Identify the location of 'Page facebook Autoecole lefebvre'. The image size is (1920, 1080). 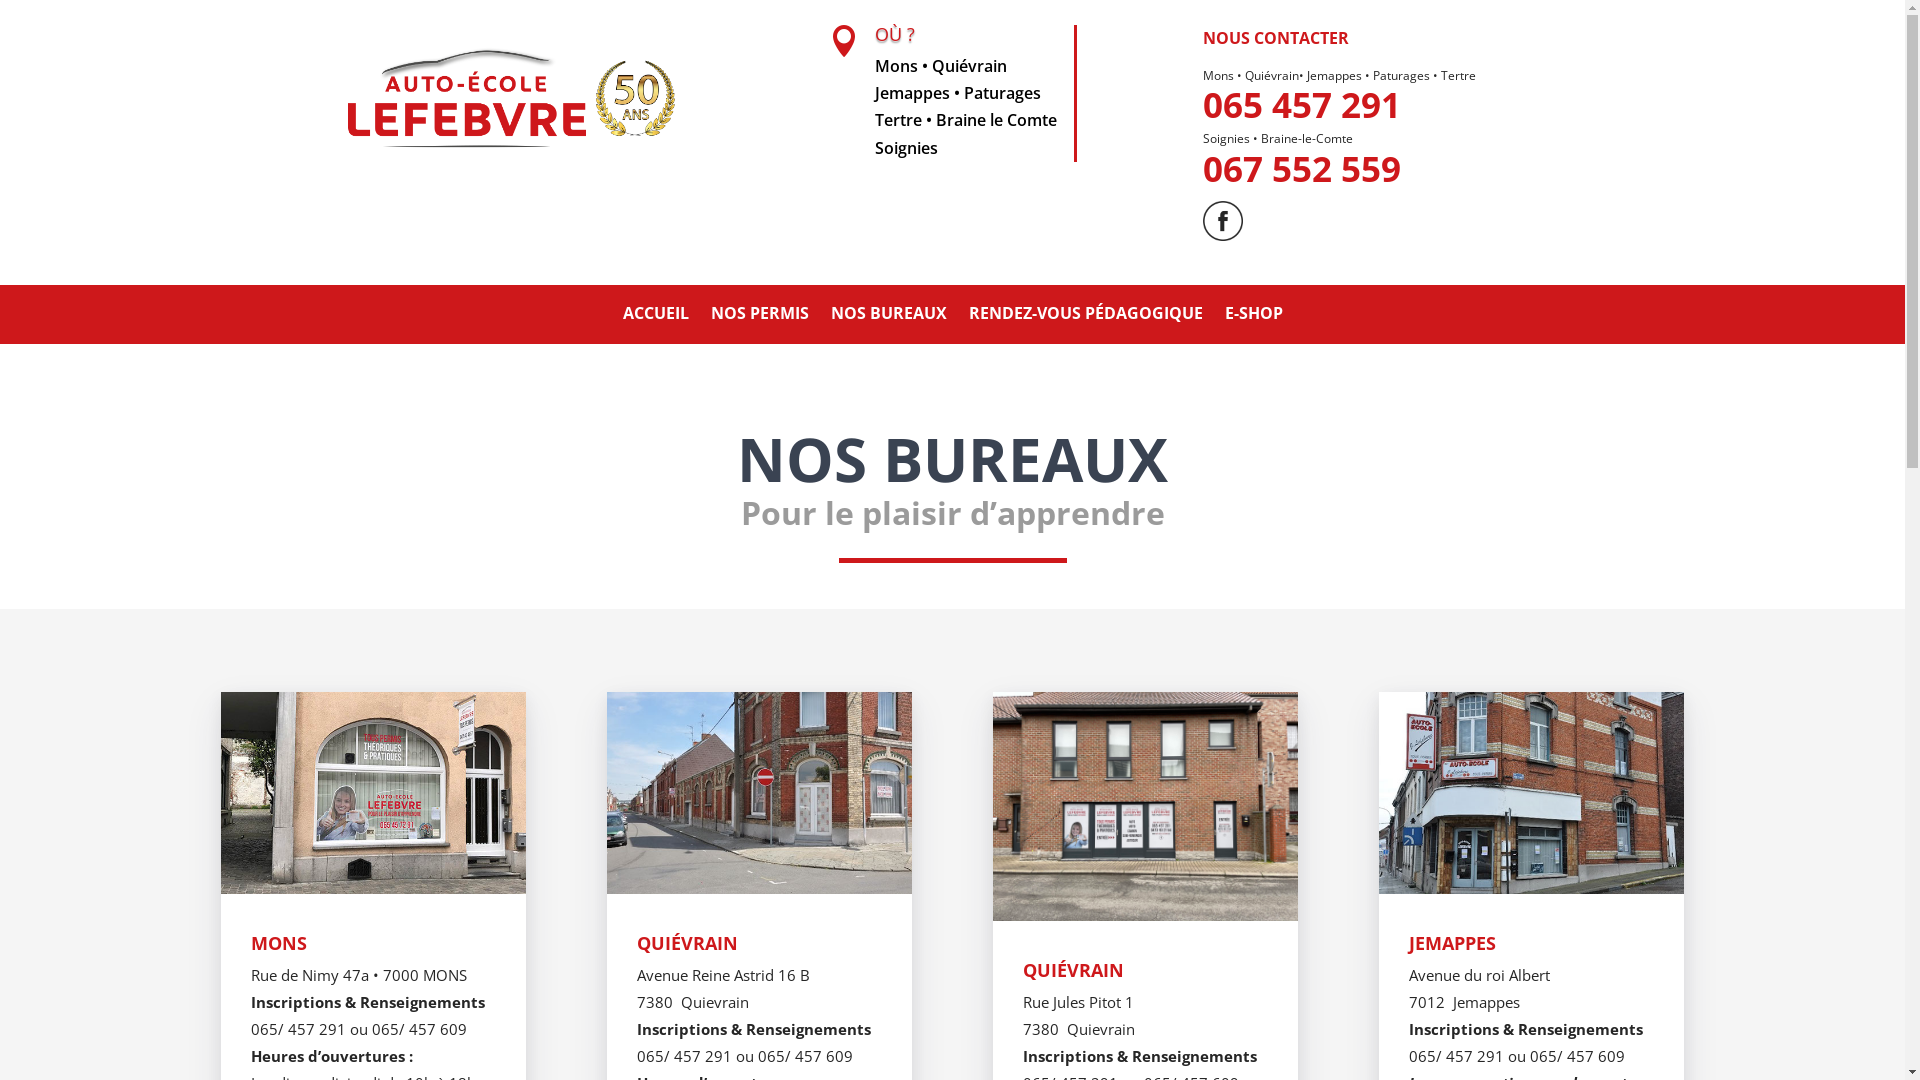
(1222, 220).